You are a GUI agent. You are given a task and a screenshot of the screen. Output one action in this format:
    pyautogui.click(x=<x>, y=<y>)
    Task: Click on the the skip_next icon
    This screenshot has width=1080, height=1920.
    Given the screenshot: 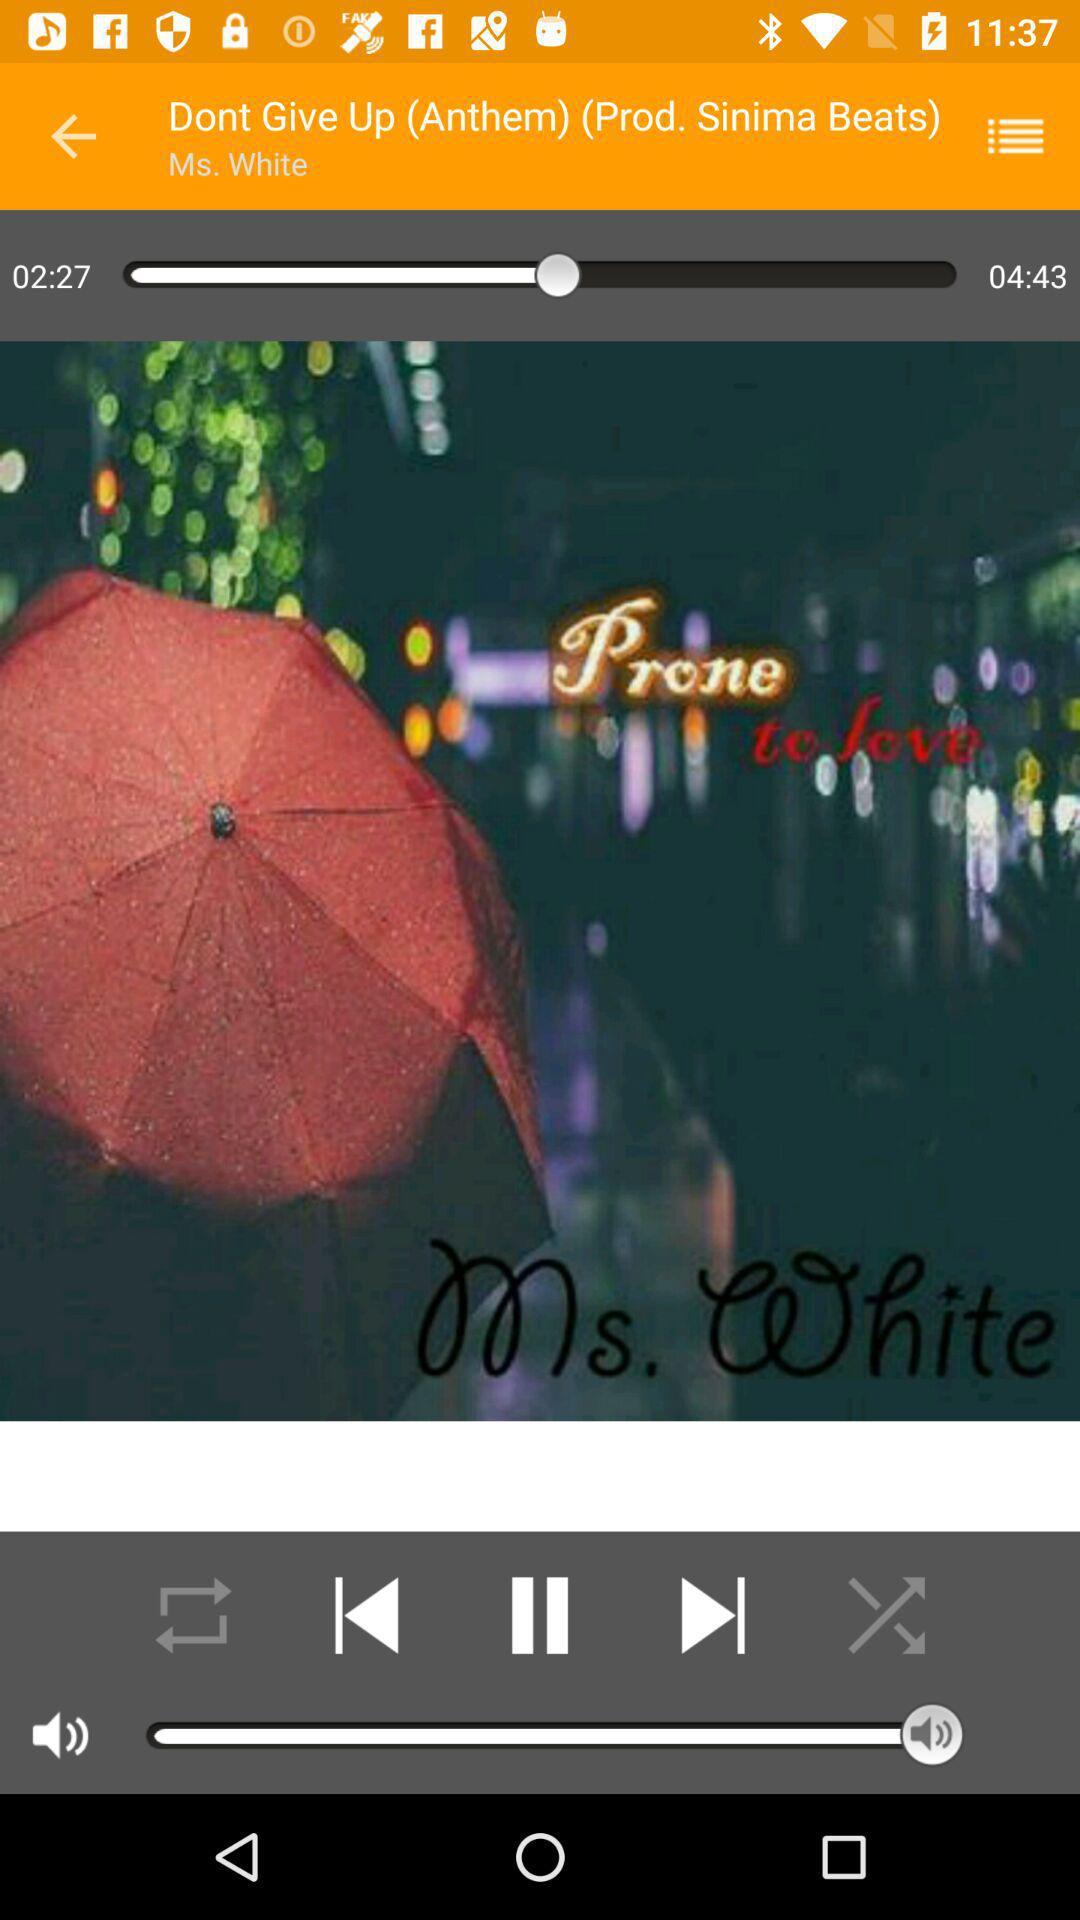 What is the action you would take?
    pyautogui.click(x=712, y=1615)
    